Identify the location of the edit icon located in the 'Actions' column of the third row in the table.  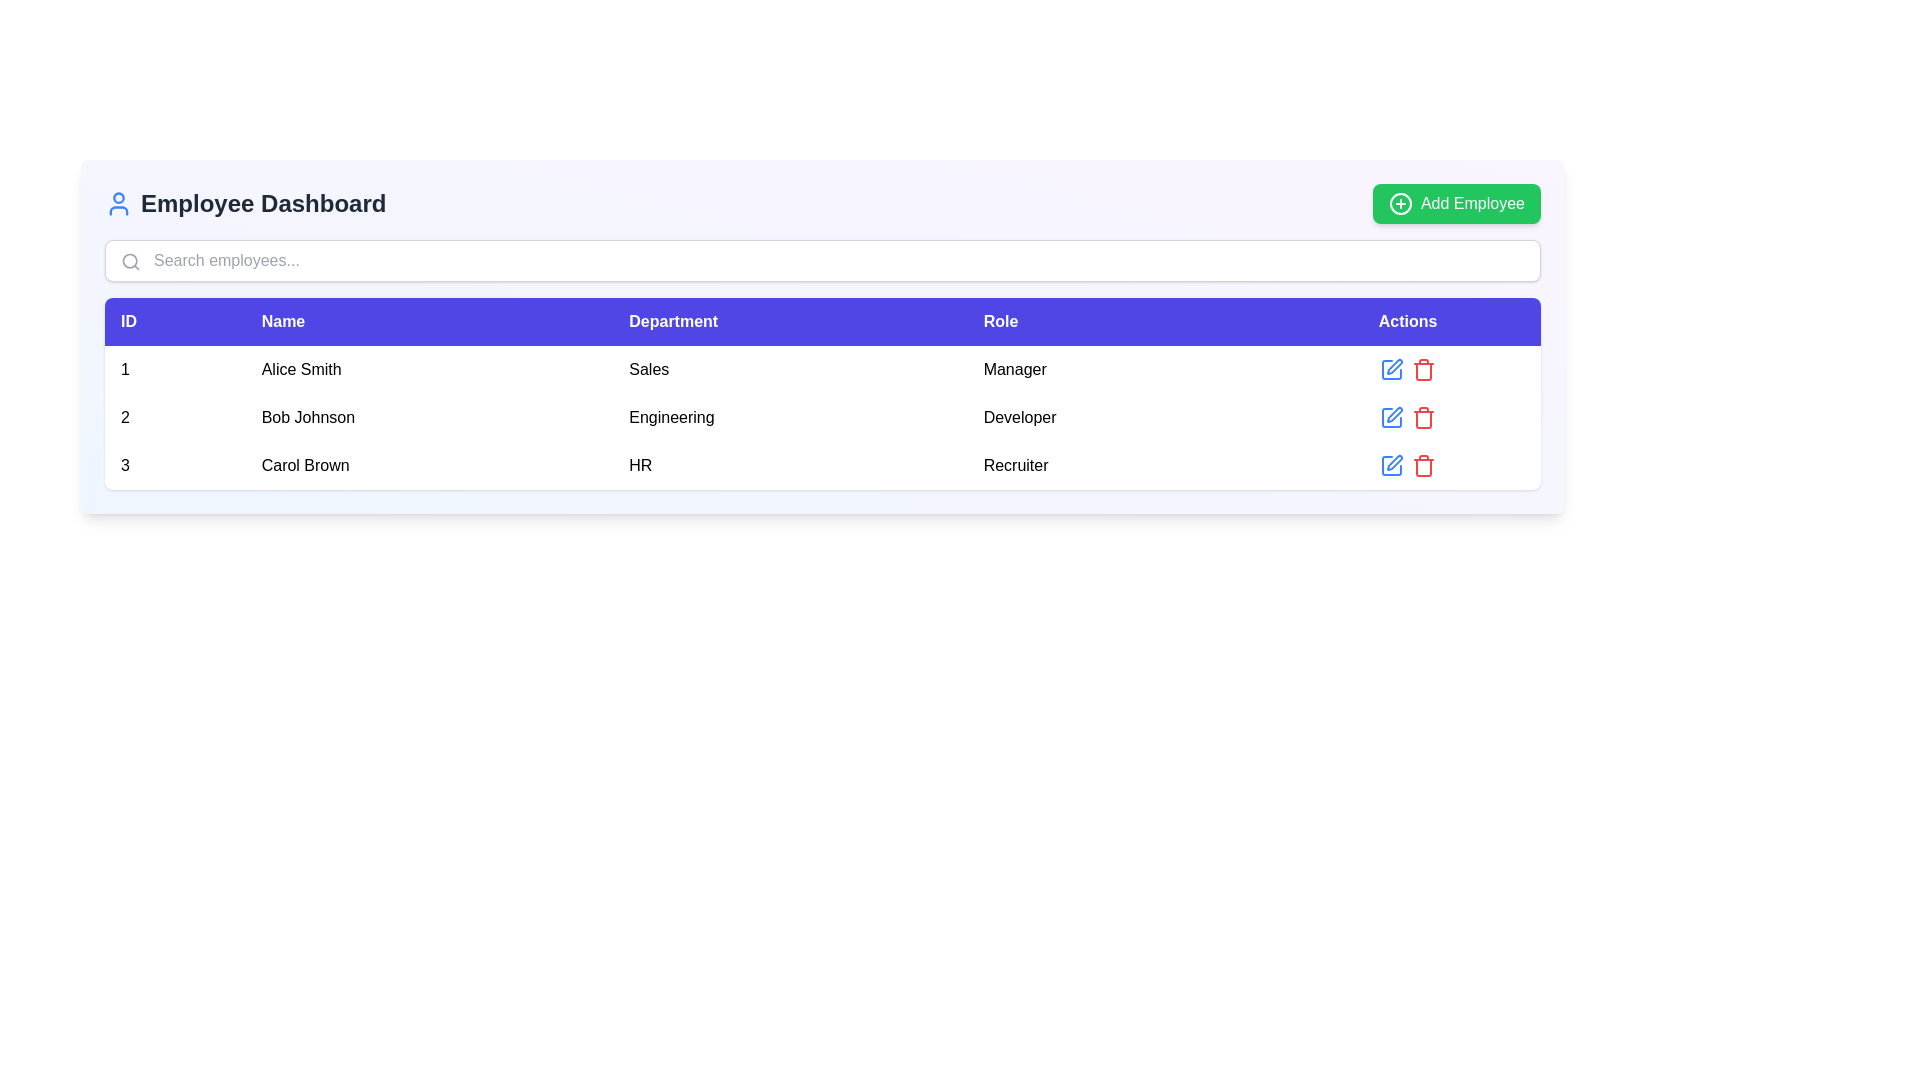
(1391, 466).